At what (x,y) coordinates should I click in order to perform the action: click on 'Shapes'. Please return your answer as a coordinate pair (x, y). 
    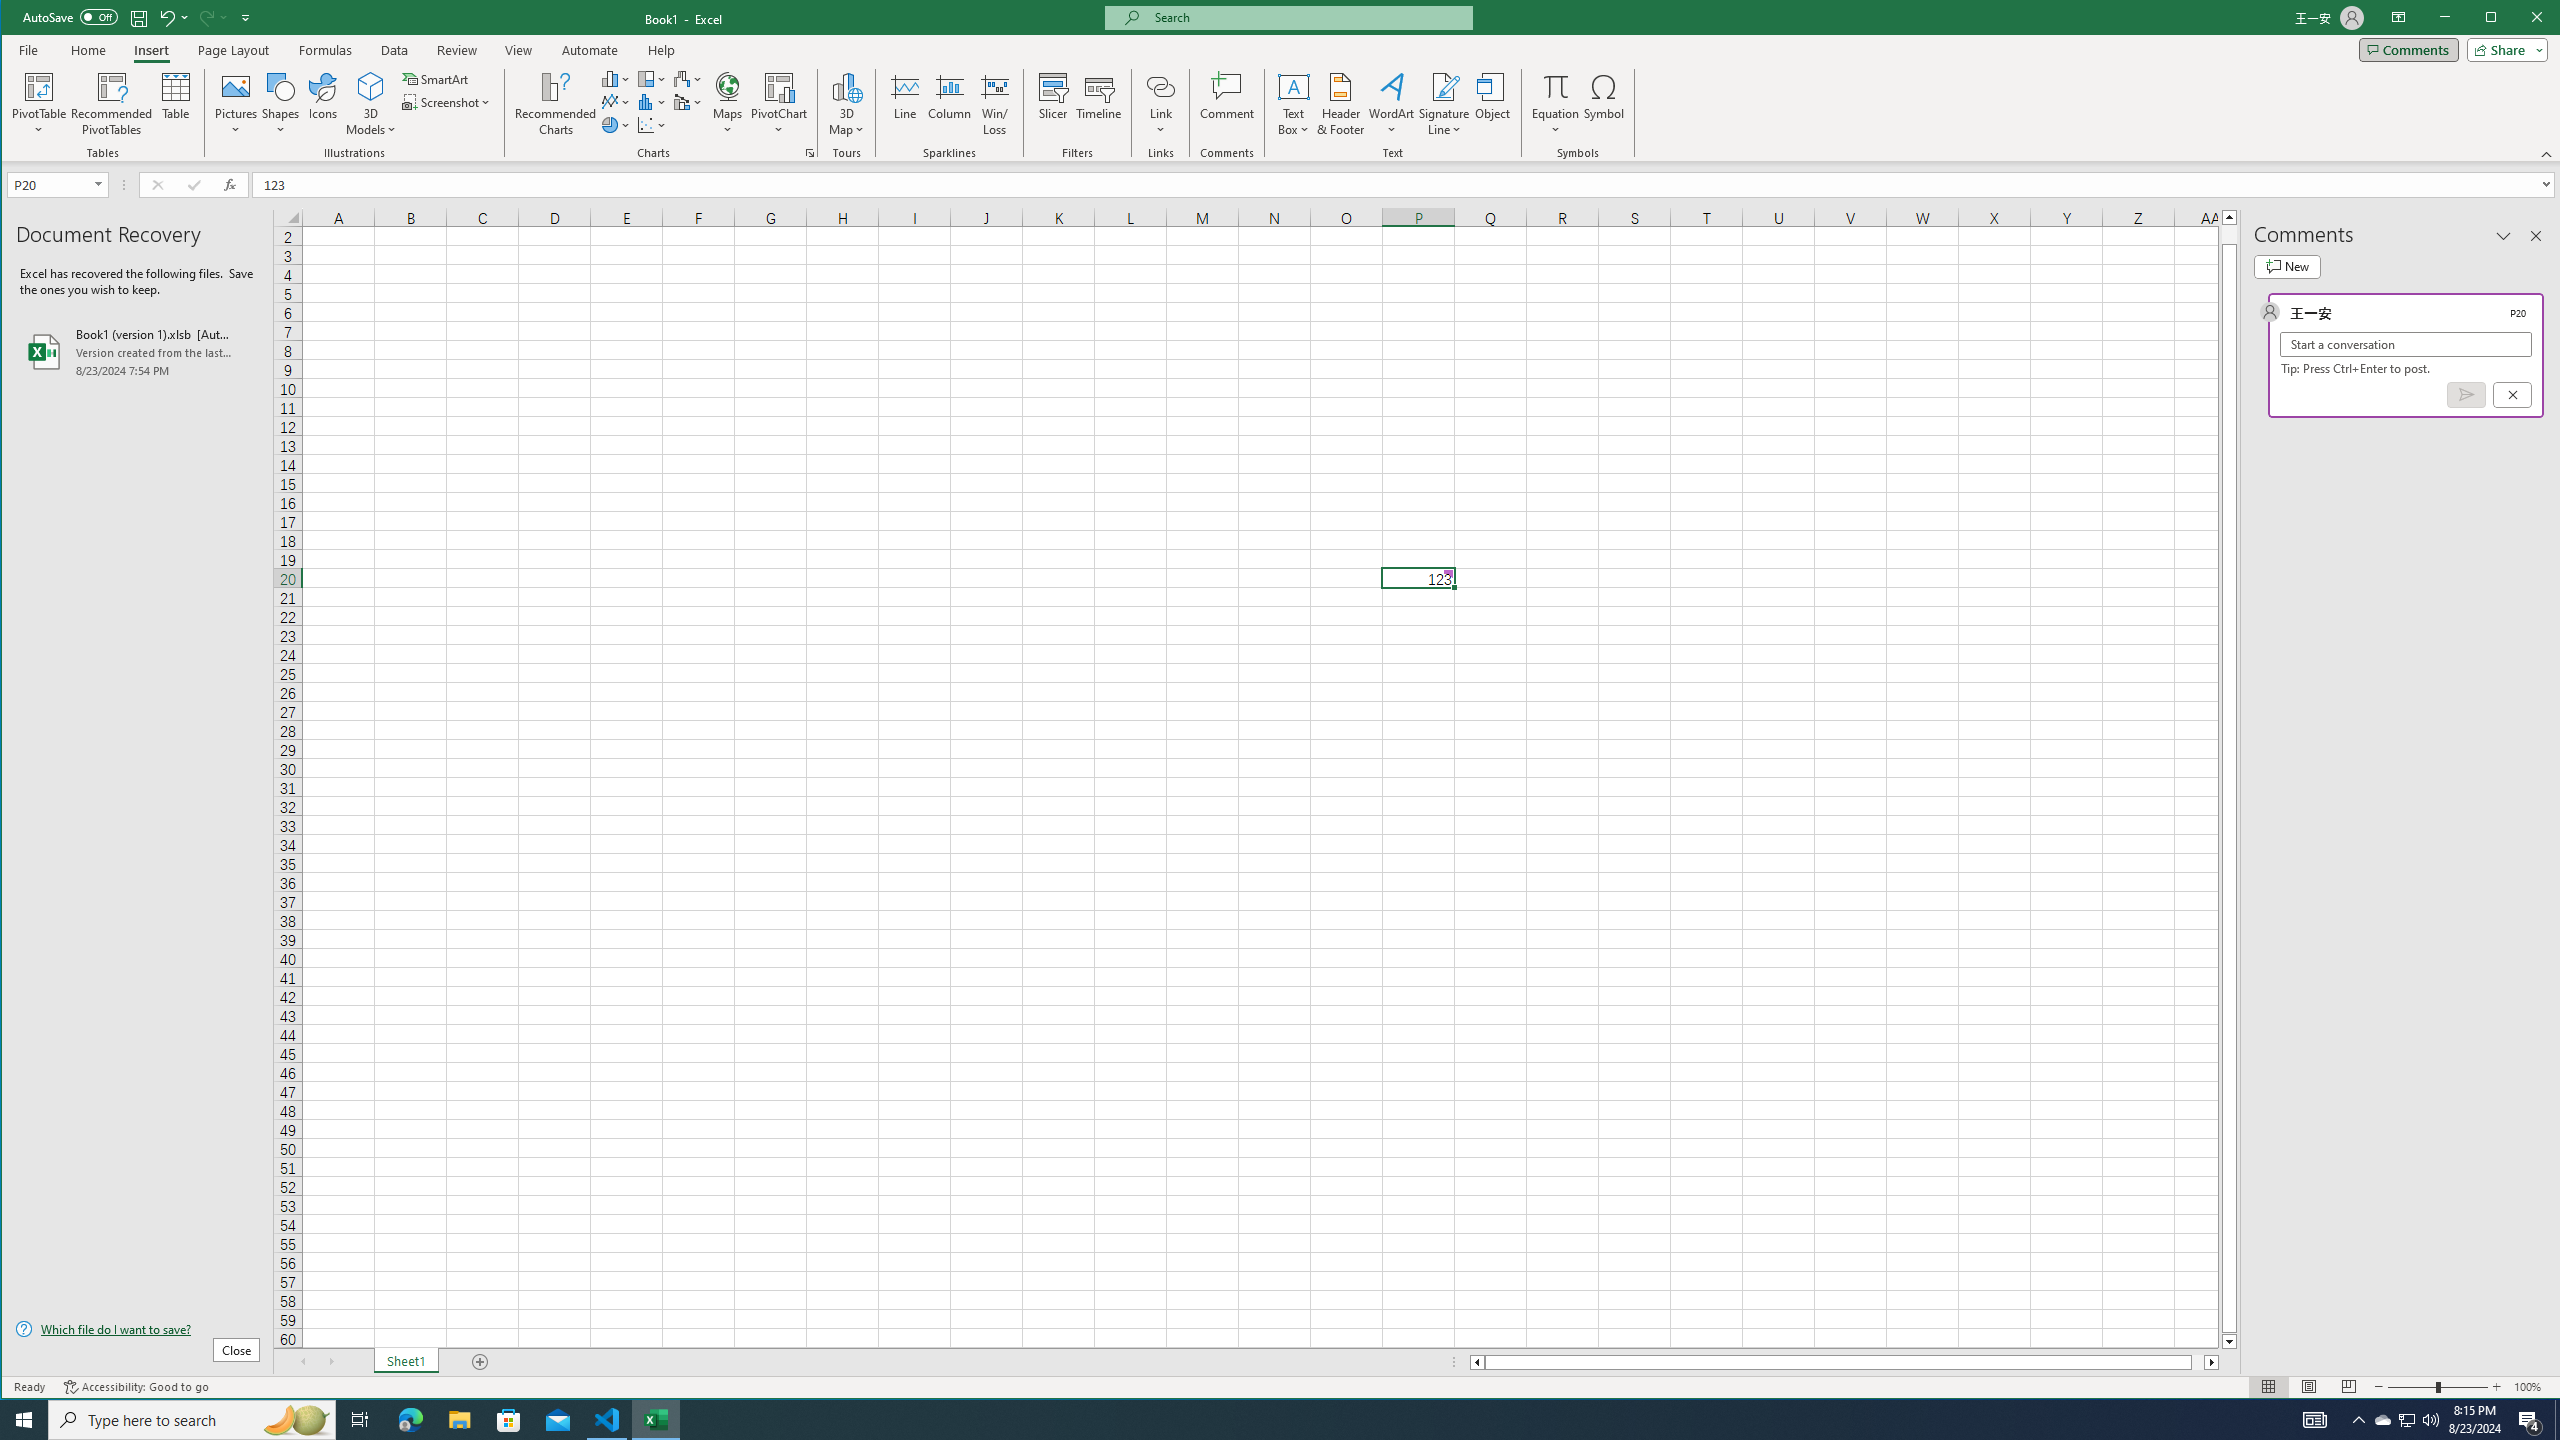
    Looking at the image, I should click on (281, 103).